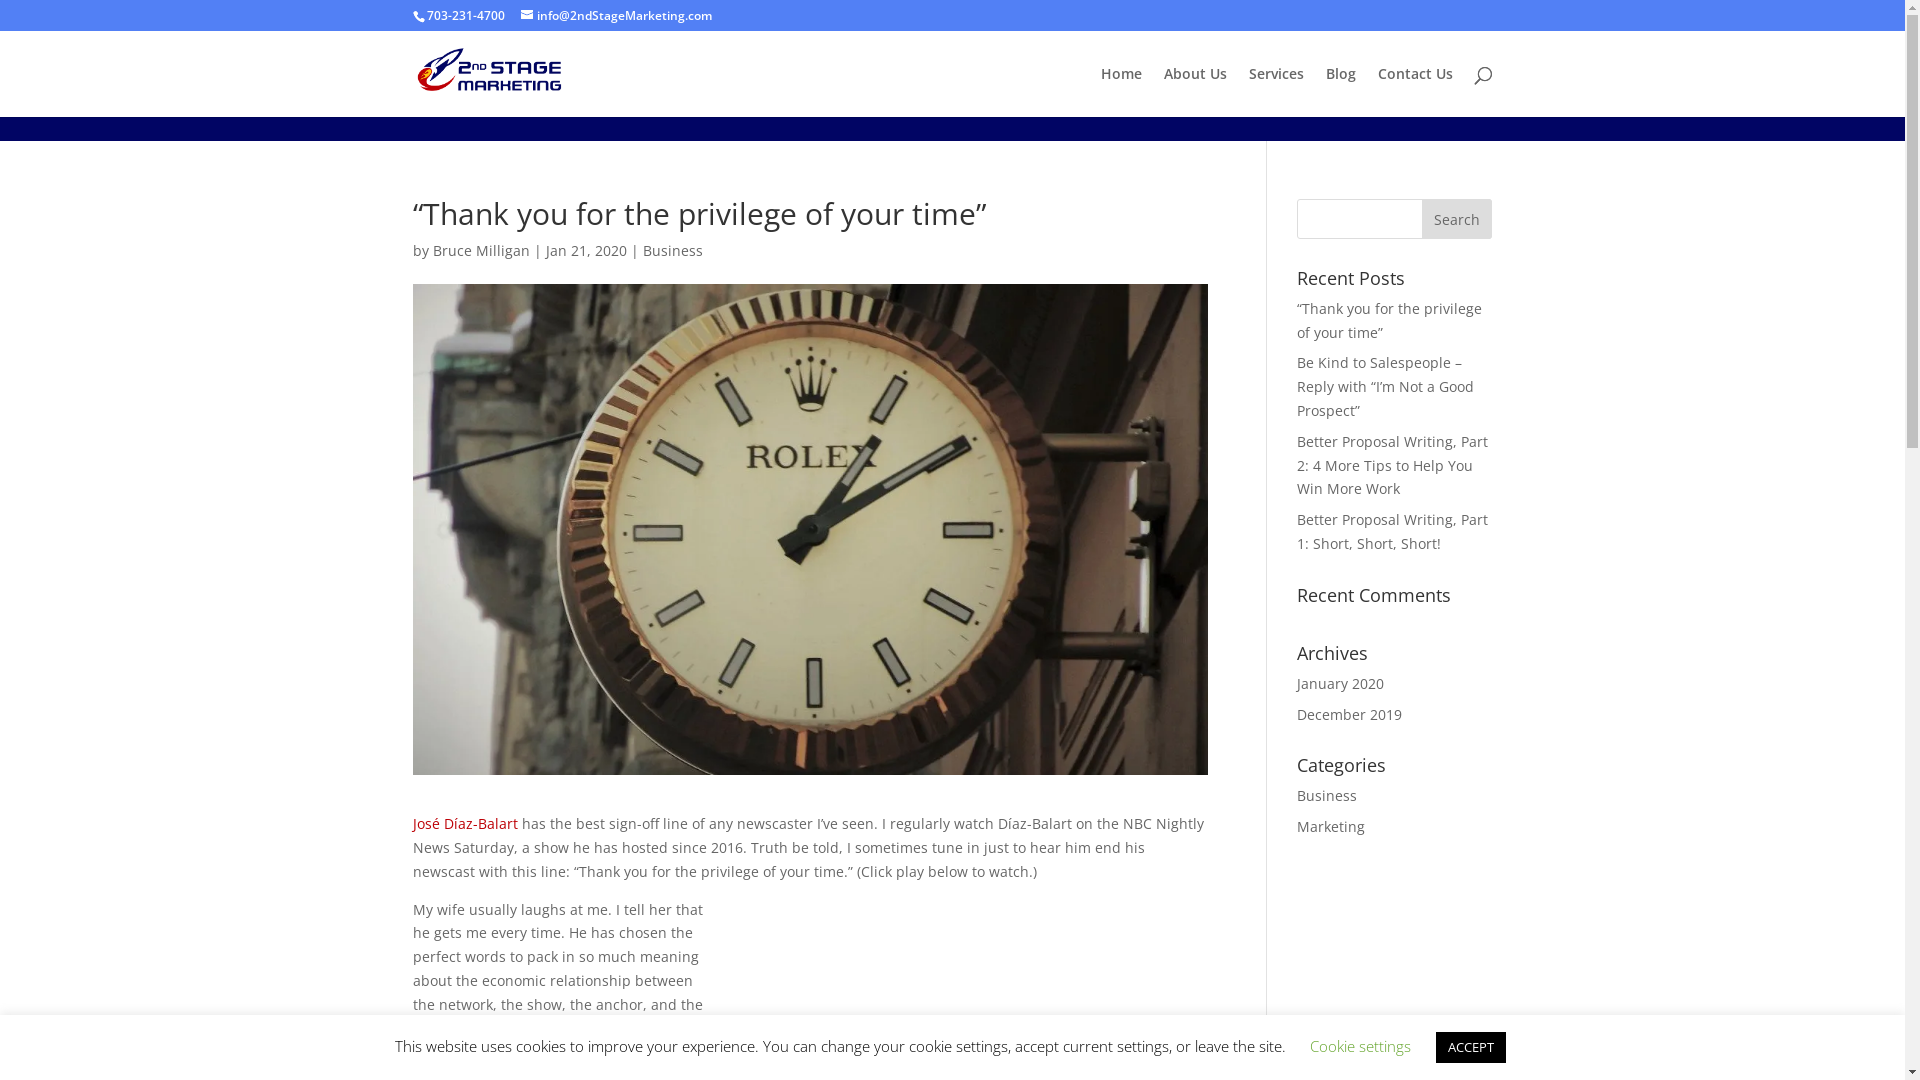 Image resolution: width=1920 pixels, height=1080 pixels. What do you see at coordinates (614, 15) in the screenshot?
I see `'info@2ndStageMarketing.com'` at bounding box center [614, 15].